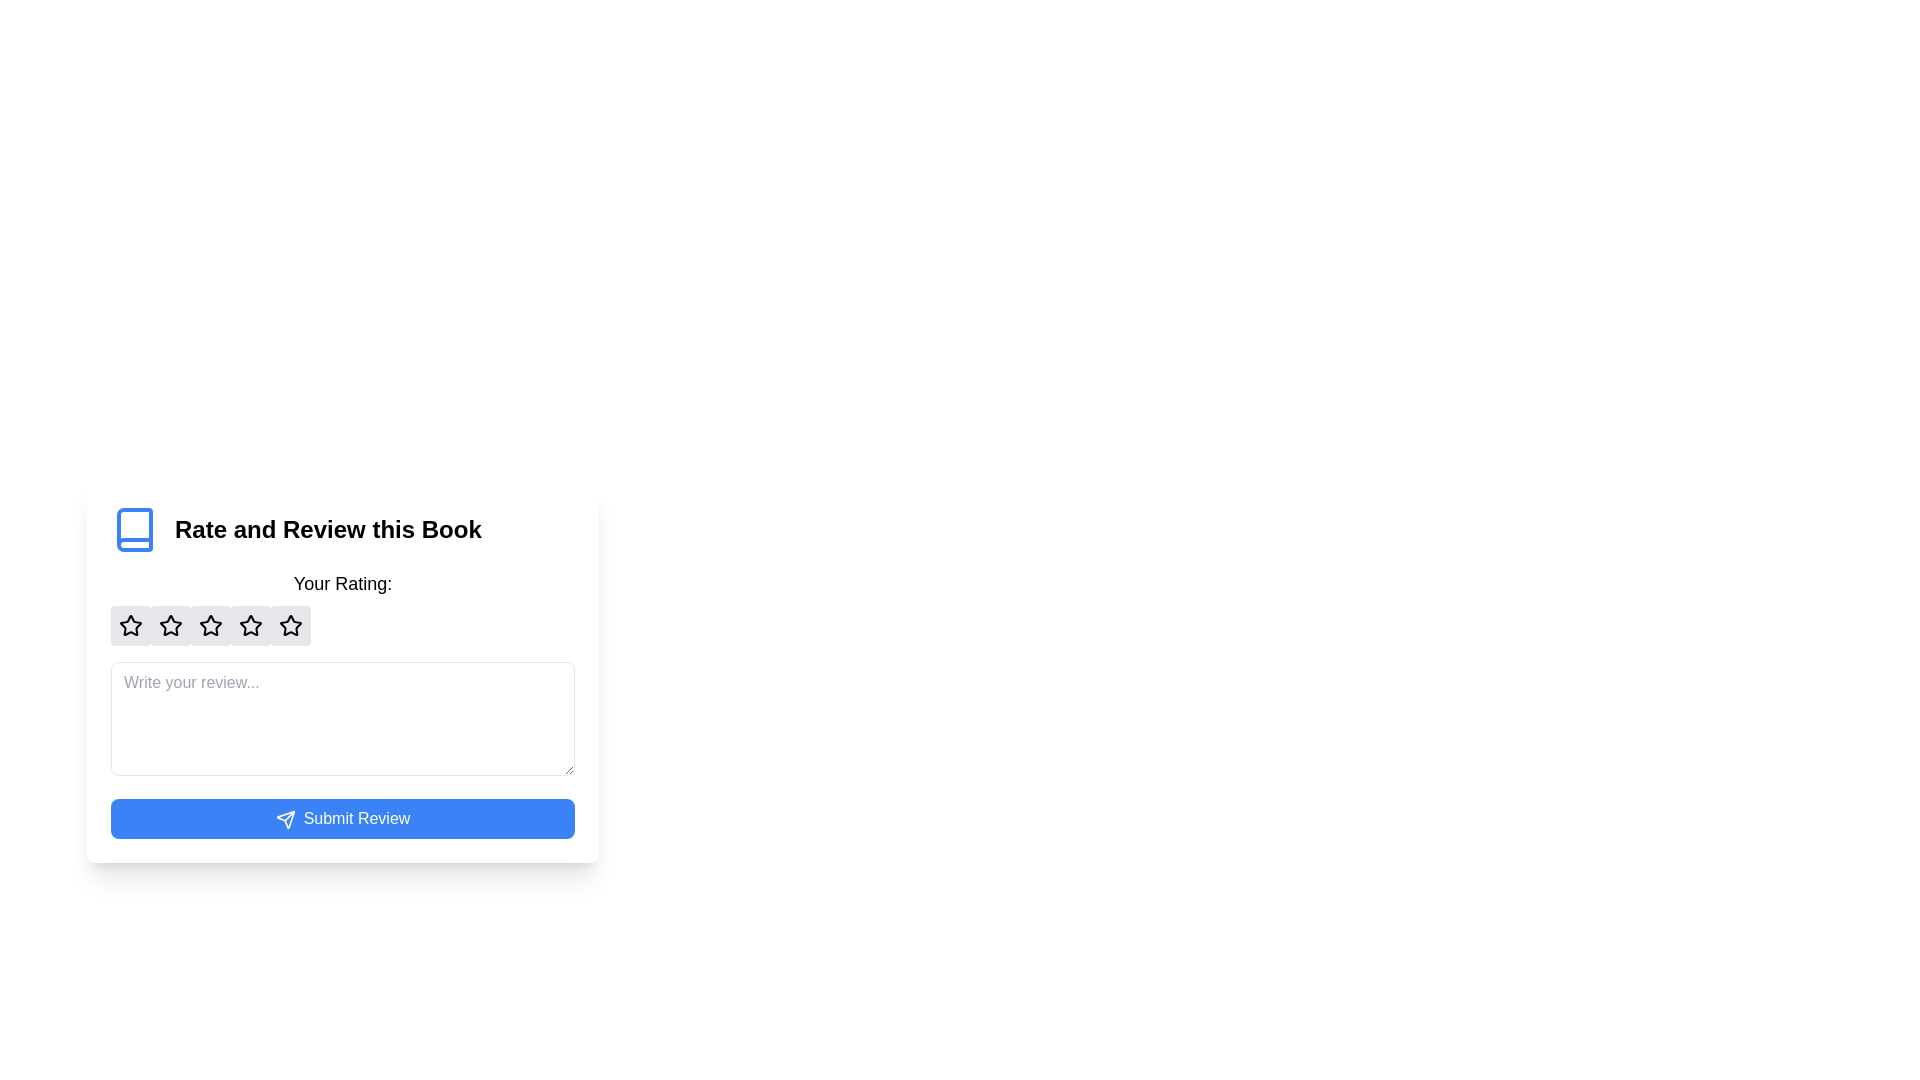 The width and height of the screenshot is (1920, 1080). What do you see at coordinates (171, 624) in the screenshot?
I see `the second star rating button in the row below the 'Your Rating:' label` at bounding box center [171, 624].